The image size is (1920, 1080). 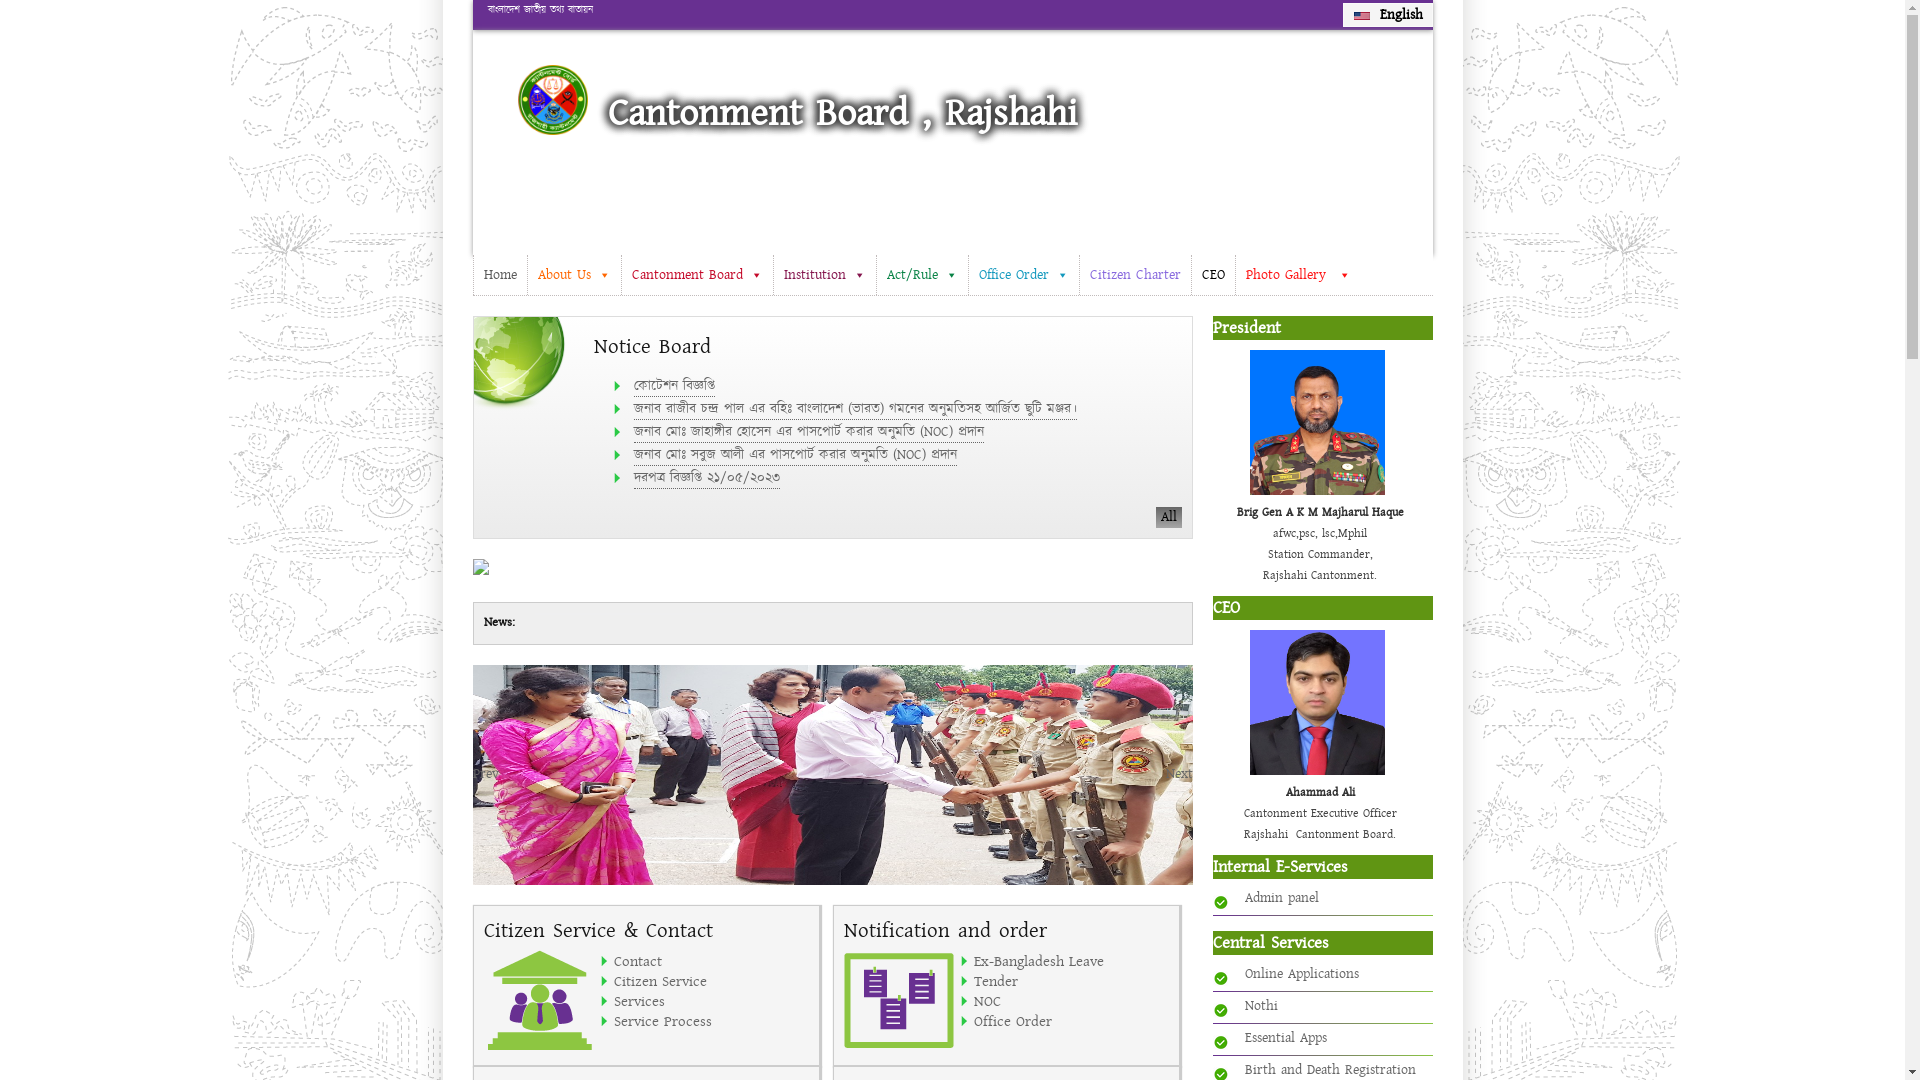 I want to click on 'Essential Apps', so click(x=1285, y=1036).